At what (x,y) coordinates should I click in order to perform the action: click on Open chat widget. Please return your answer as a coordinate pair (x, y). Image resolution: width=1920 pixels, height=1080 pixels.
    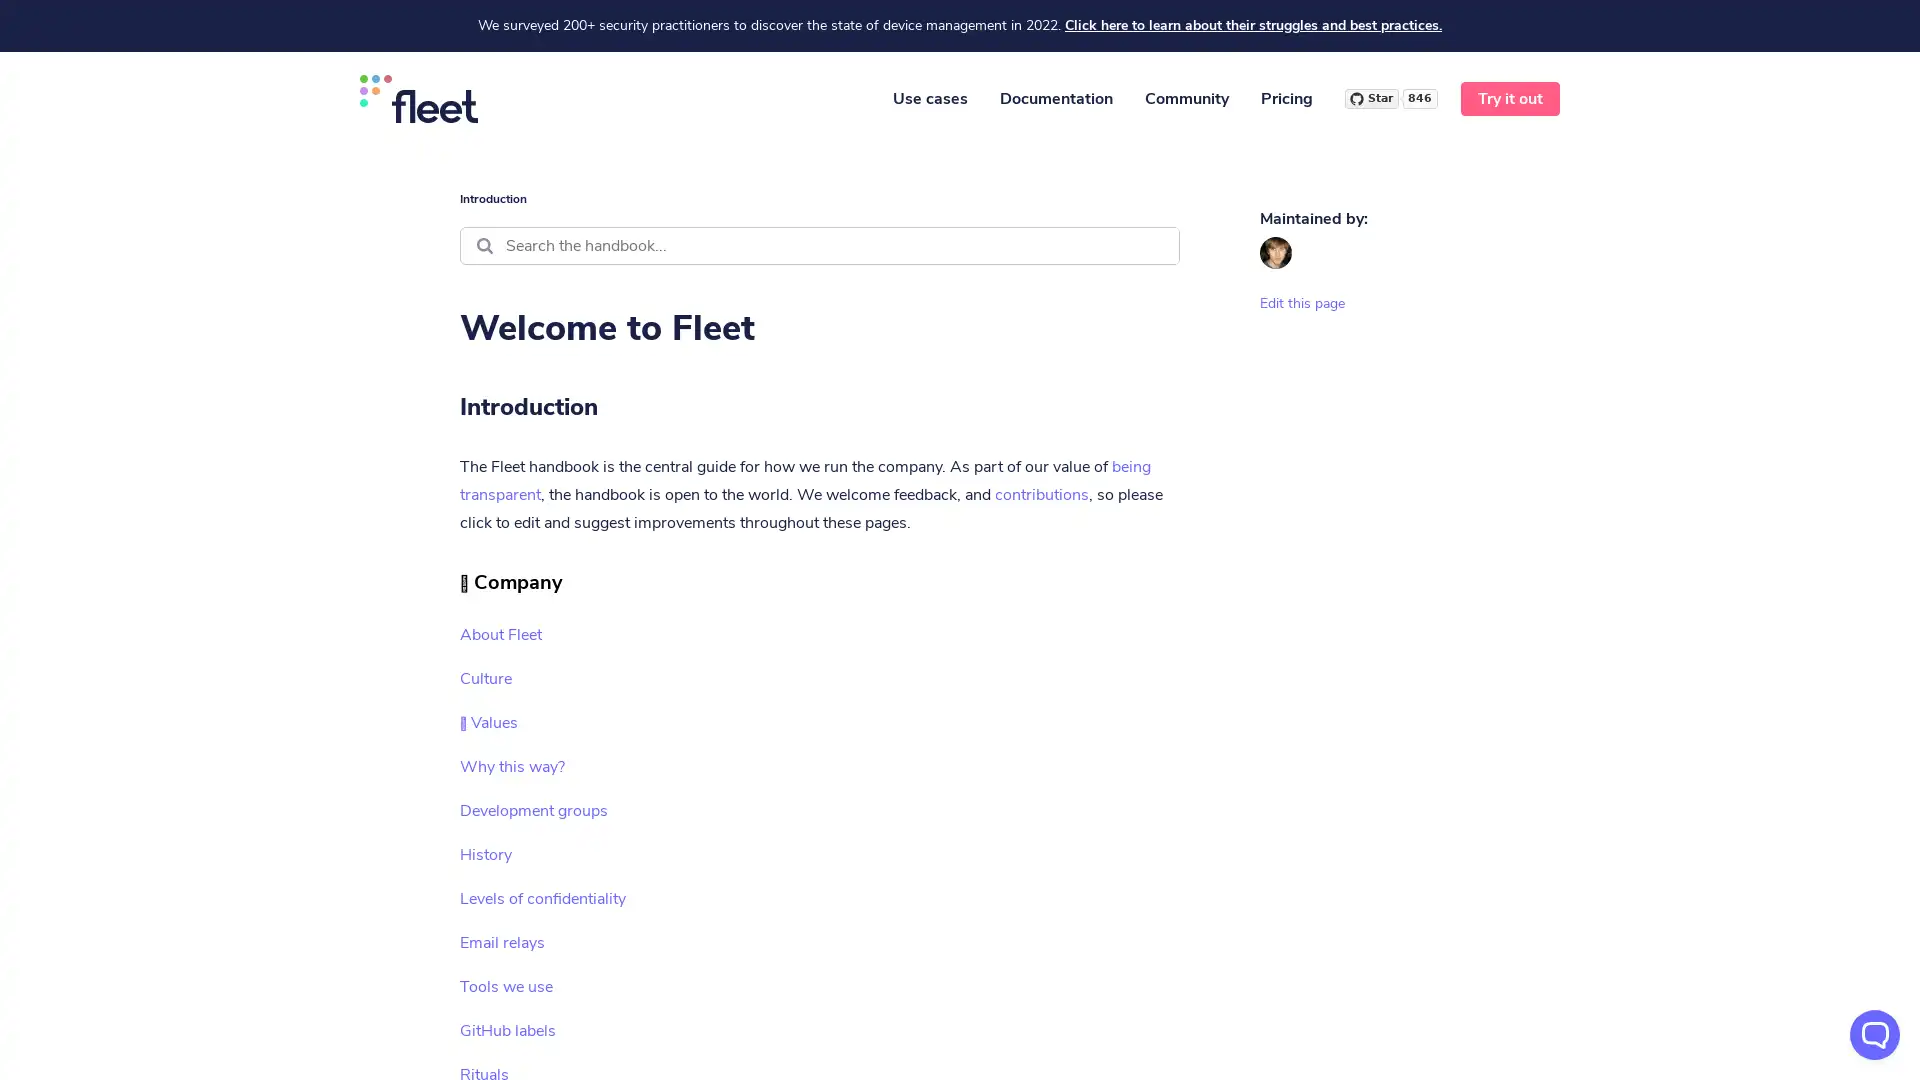
    Looking at the image, I should click on (1874, 1034).